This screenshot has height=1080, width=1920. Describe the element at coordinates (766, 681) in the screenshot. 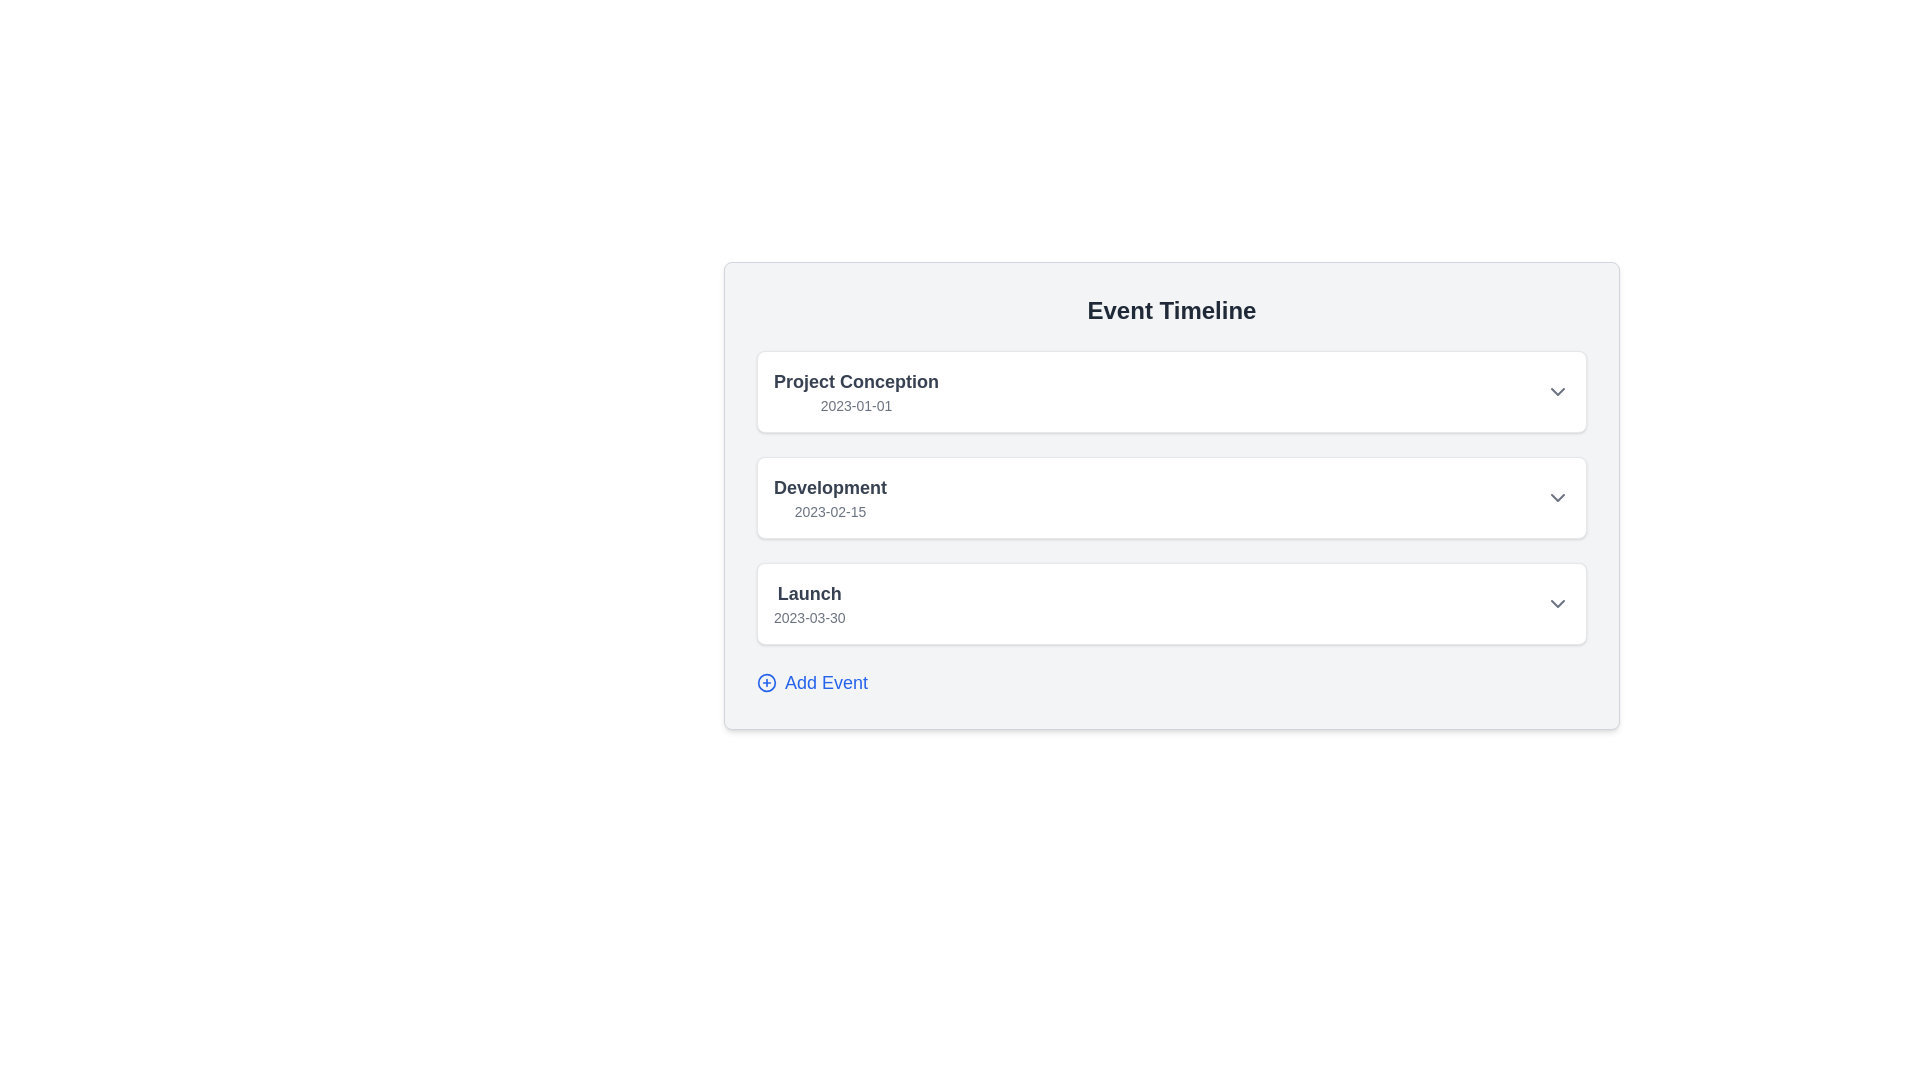

I see `the circular icon button with a plus sign in the center, located to the left of the 'Add Event' text` at that location.